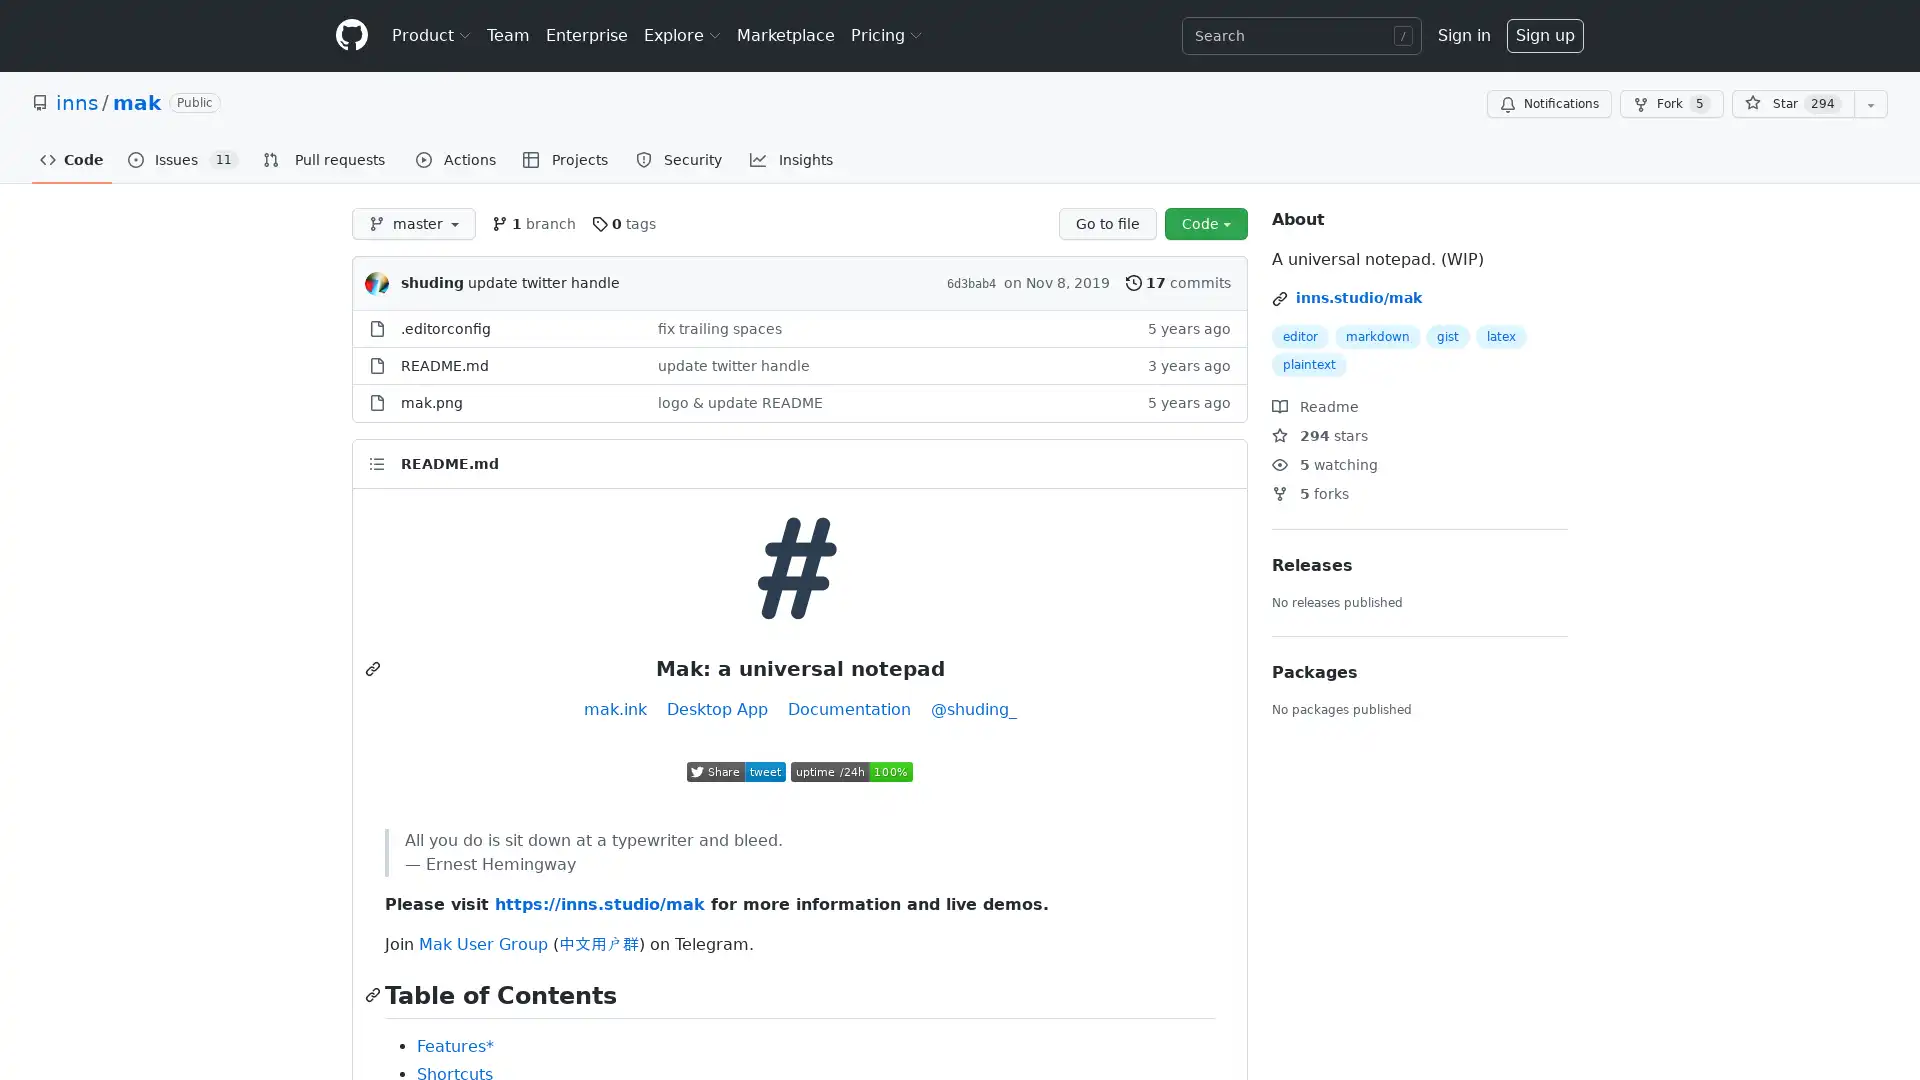 This screenshot has height=1080, width=1920. Describe the element at coordinates (1870, 104) in the screenshot. I see `You must be signed in to add this repository to a list` at that location.